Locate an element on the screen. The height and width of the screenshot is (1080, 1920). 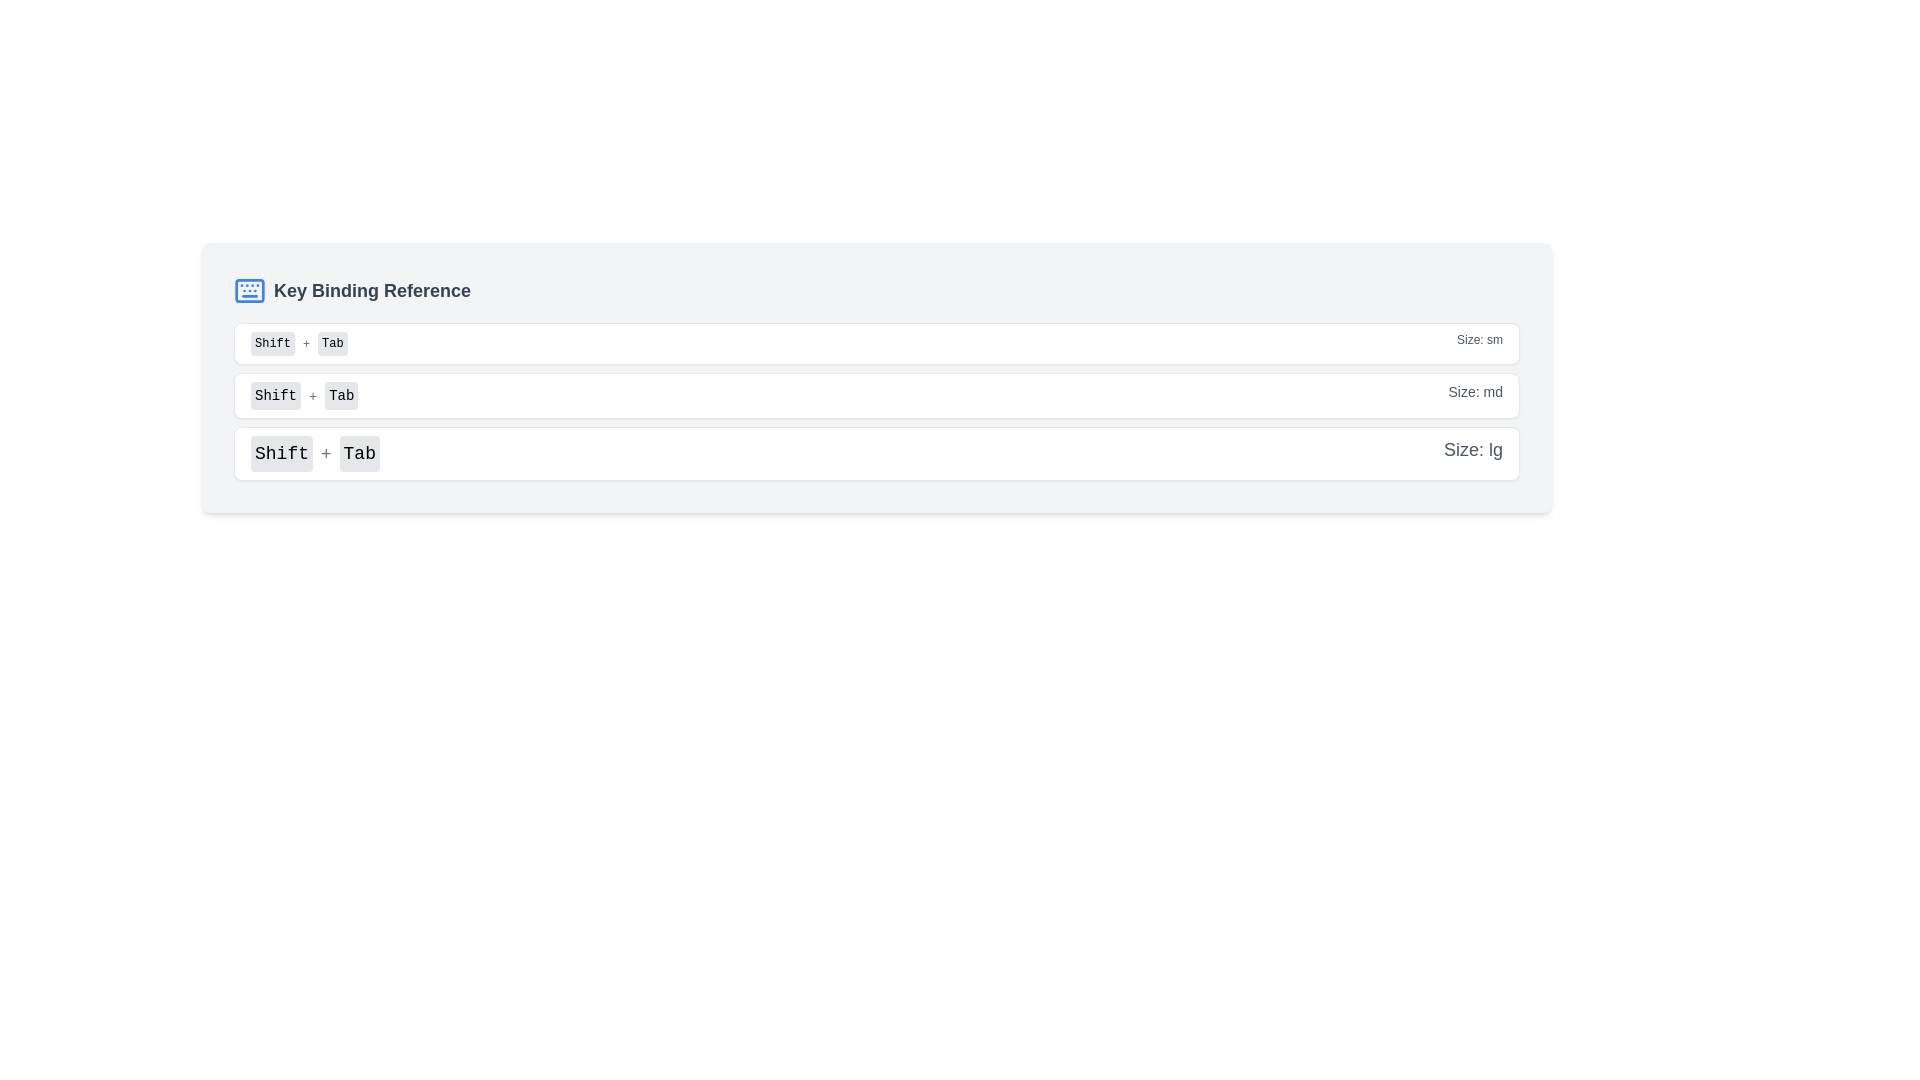
the Text label displaying the keyboard shortcut 'Shift + Tab' located in the third row under the 'Key Binding Reference' heading is located at coordinates (314, 454).